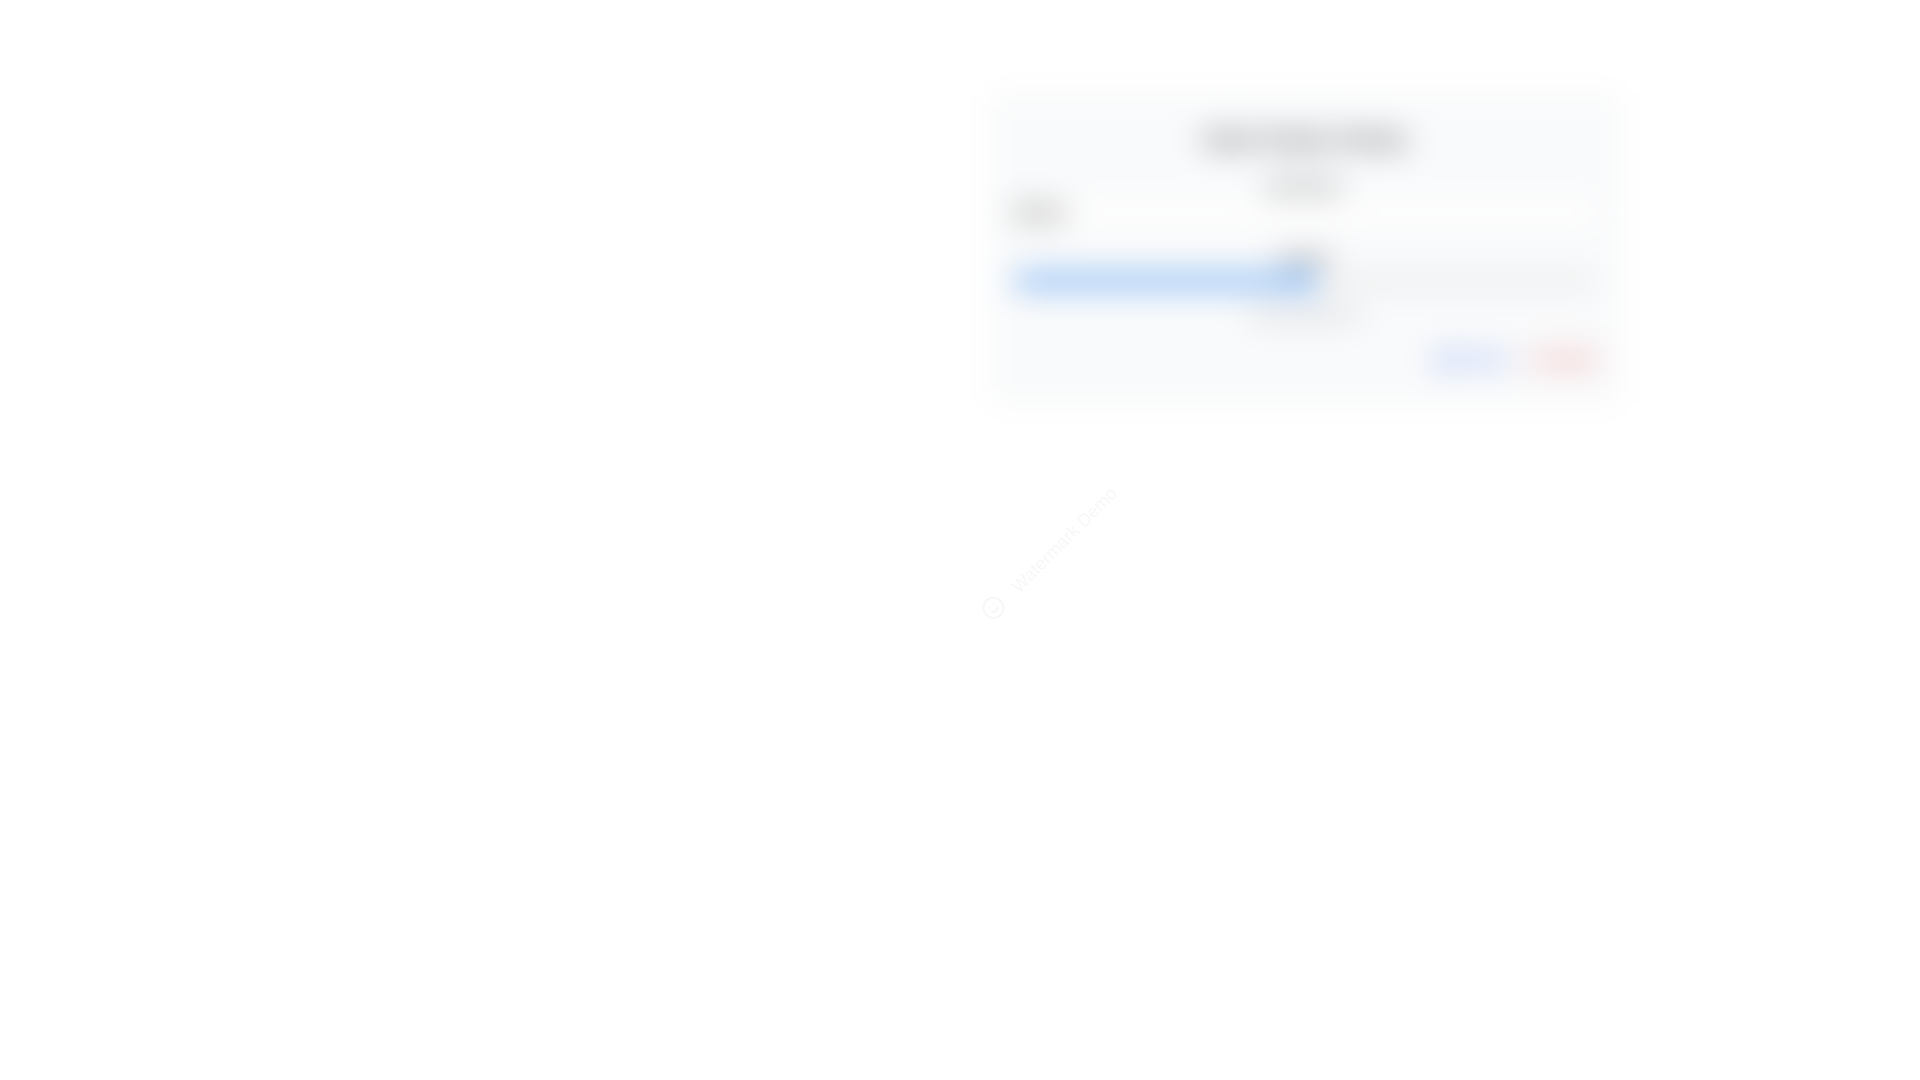 The image size is (1920, 1080). What do you see at coordinates (1316, 281) in the screenshot?
I see `the slider value` at bounding box center [1316, 281].